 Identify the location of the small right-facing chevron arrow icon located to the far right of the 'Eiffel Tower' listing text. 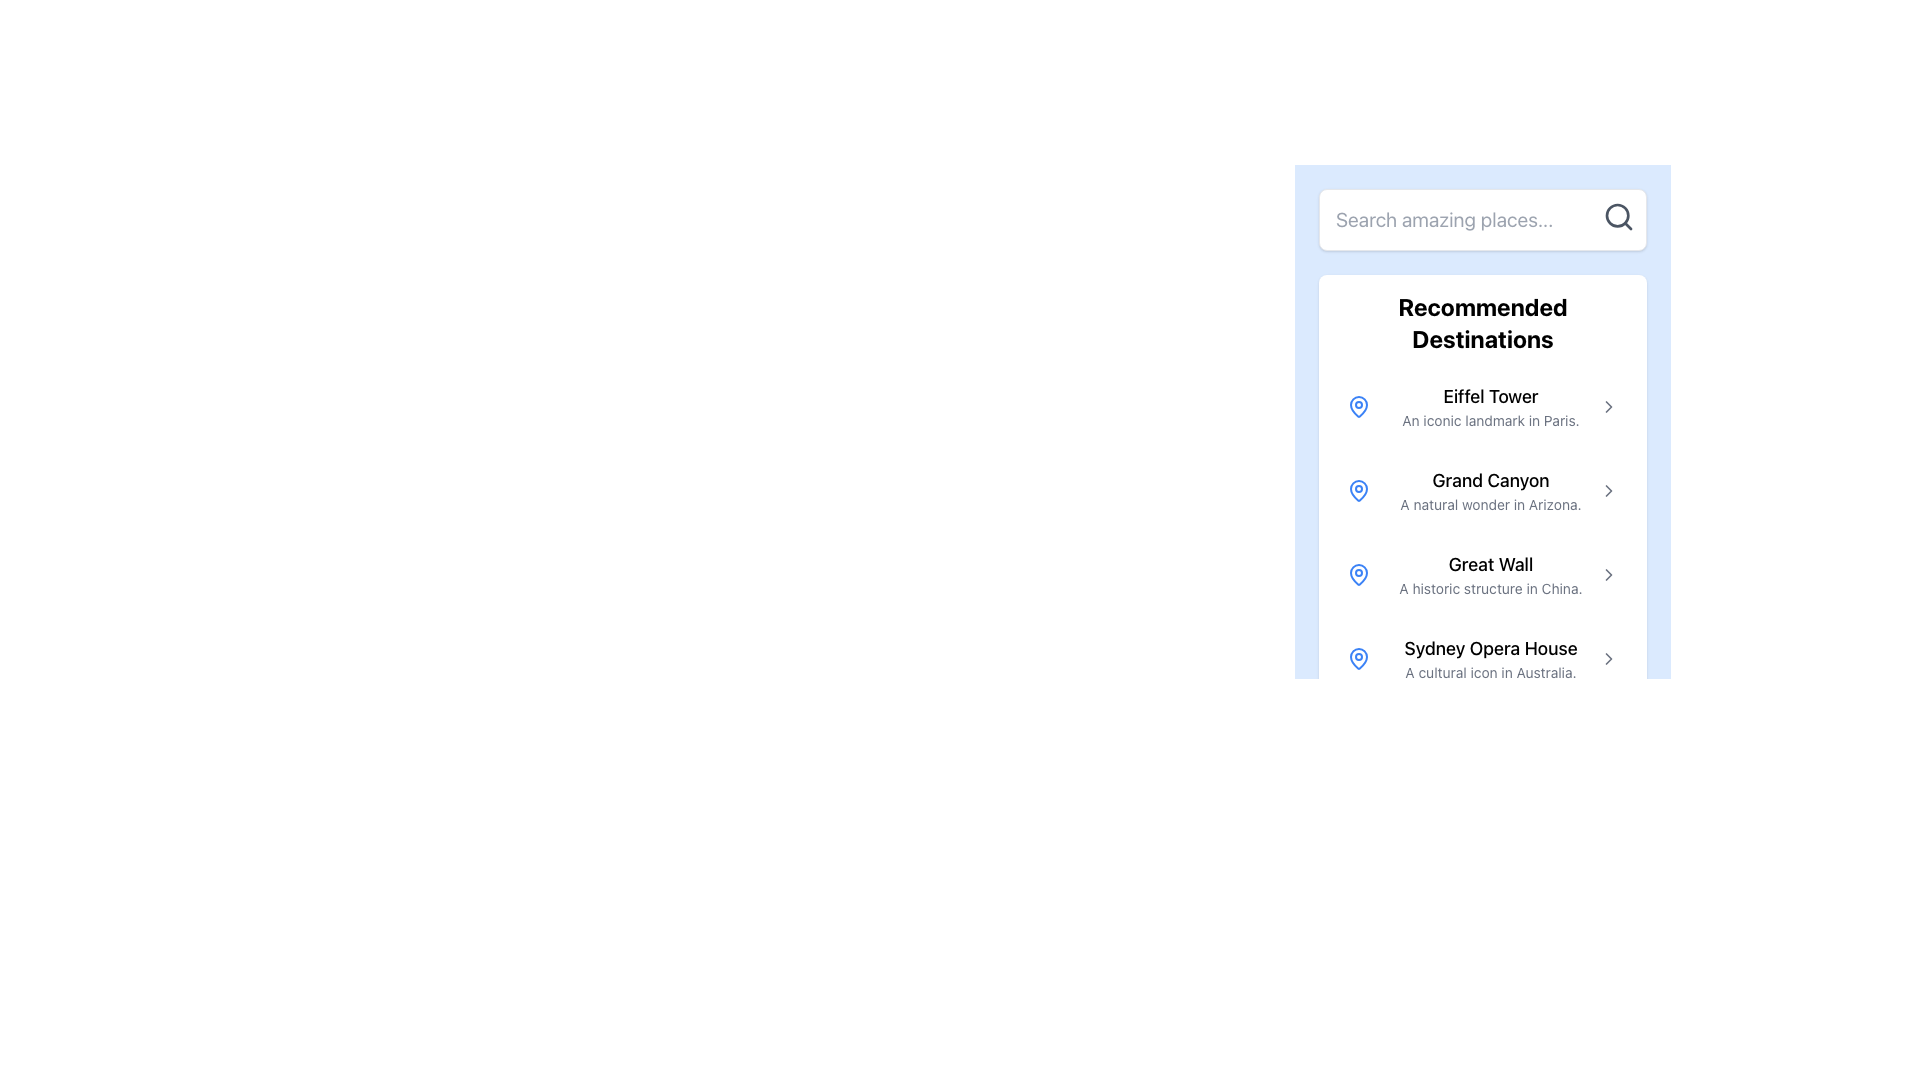
(1608, 406).